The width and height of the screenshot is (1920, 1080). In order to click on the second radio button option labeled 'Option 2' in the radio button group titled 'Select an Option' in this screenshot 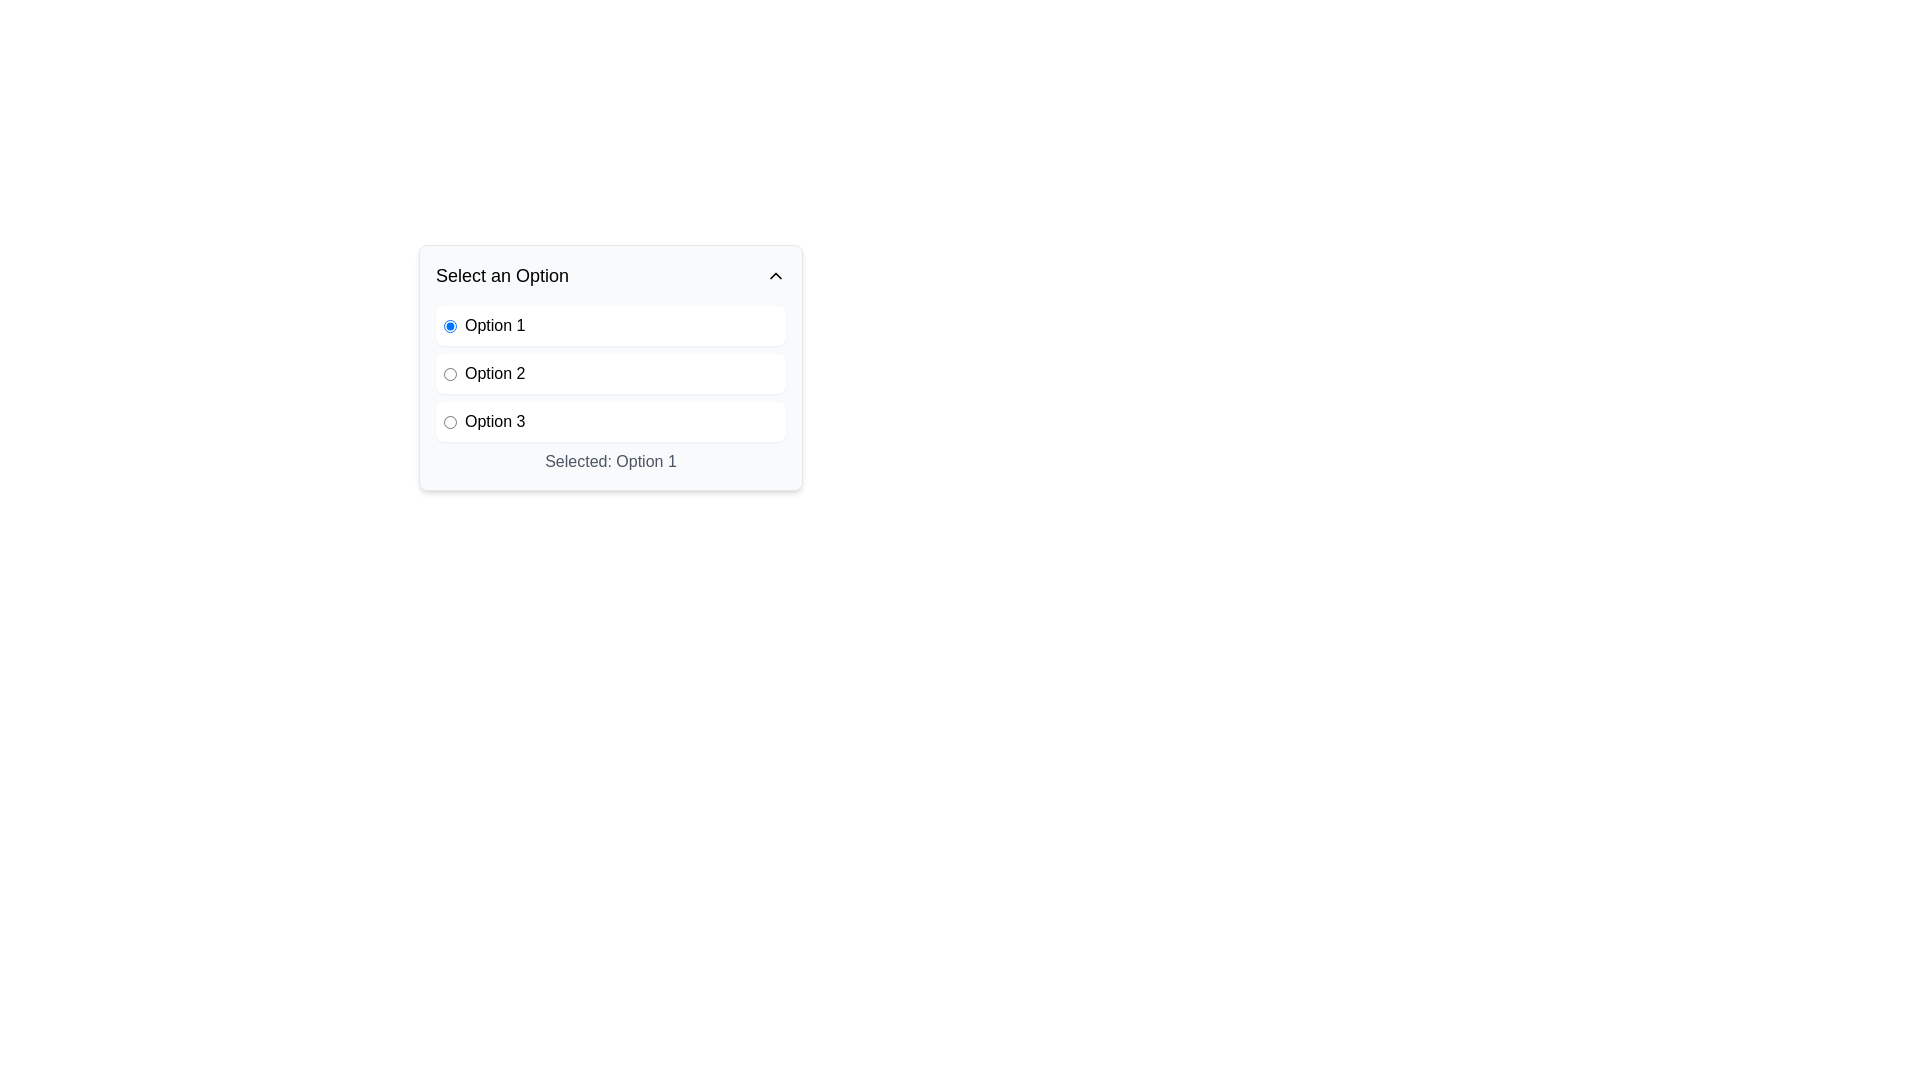, I will do `click(609, 374)`.